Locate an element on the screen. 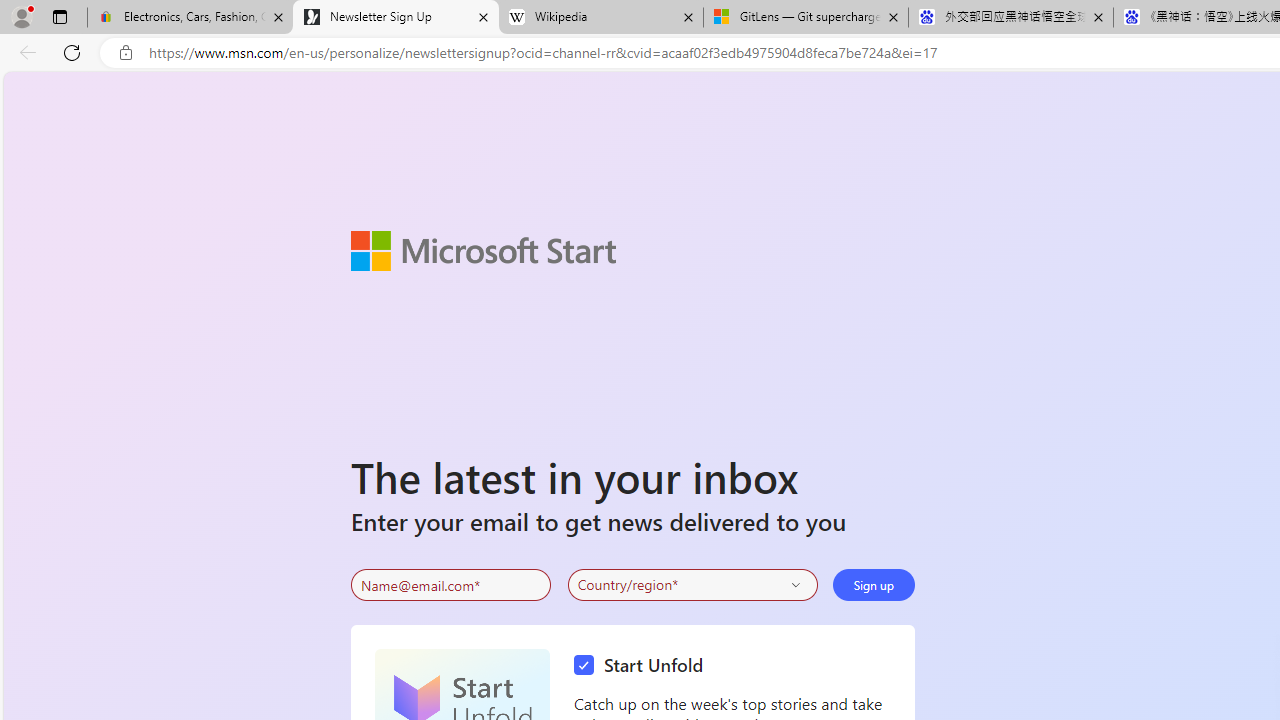 The image size is (1280, 720). 'Sign up' is located at coordinates (873, 585).